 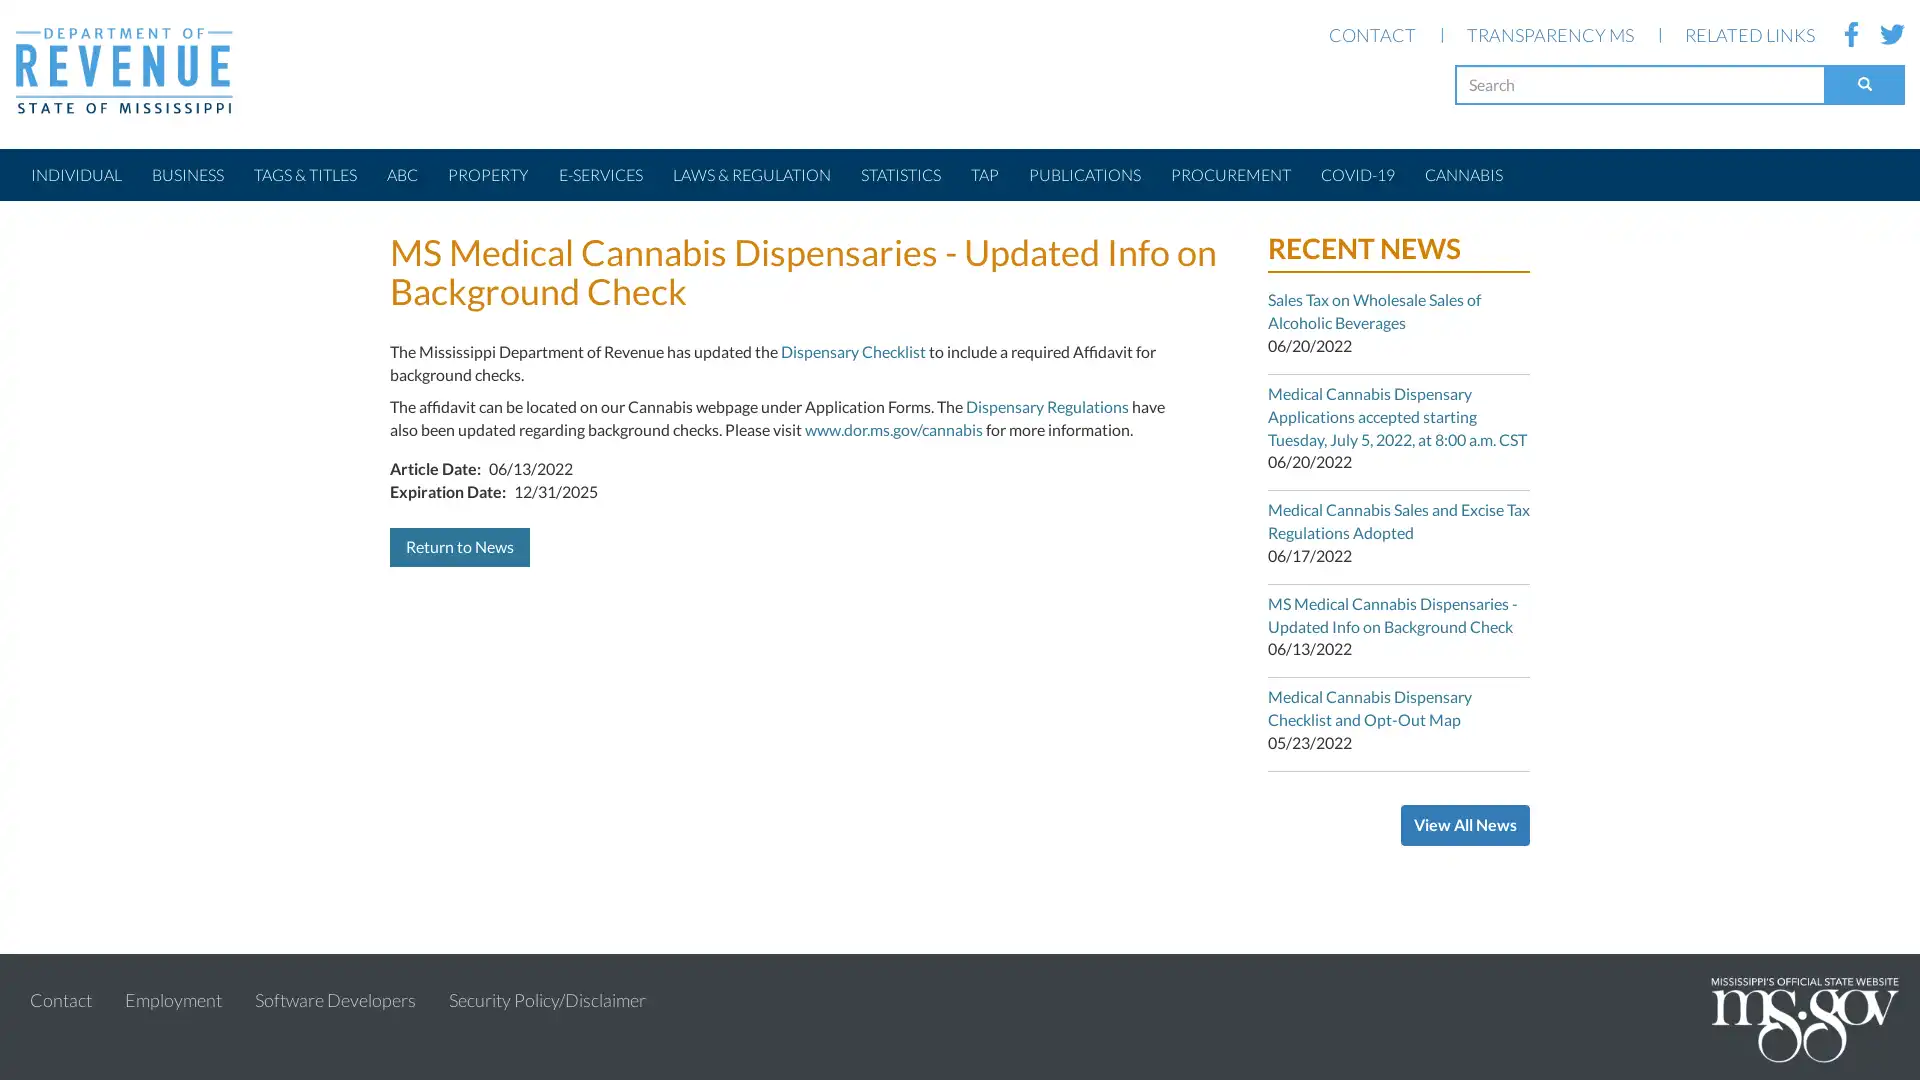 What do you see at coordinates (1864, 83) in the screenshot?
I see `Search` at bounding box center [1864, 83].